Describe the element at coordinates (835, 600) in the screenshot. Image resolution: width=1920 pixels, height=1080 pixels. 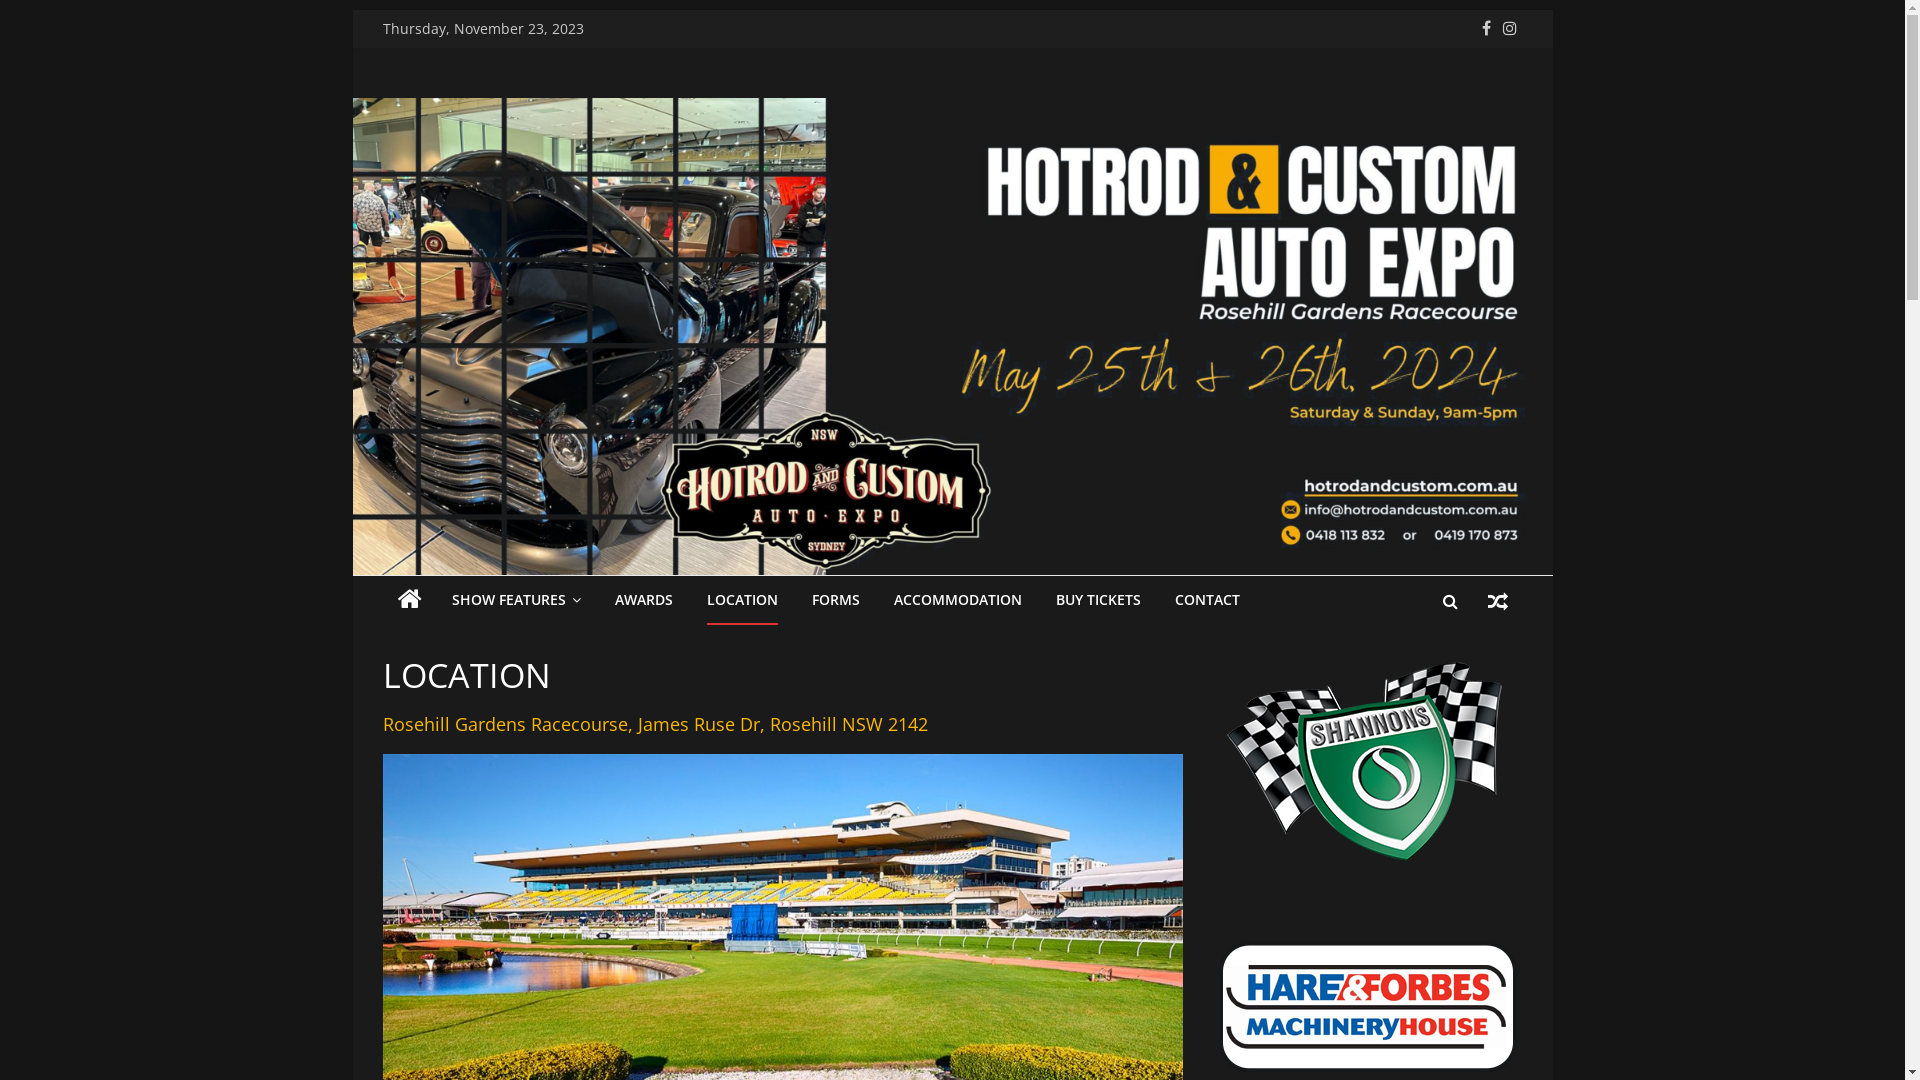
I see `'FORMS'` at that location.